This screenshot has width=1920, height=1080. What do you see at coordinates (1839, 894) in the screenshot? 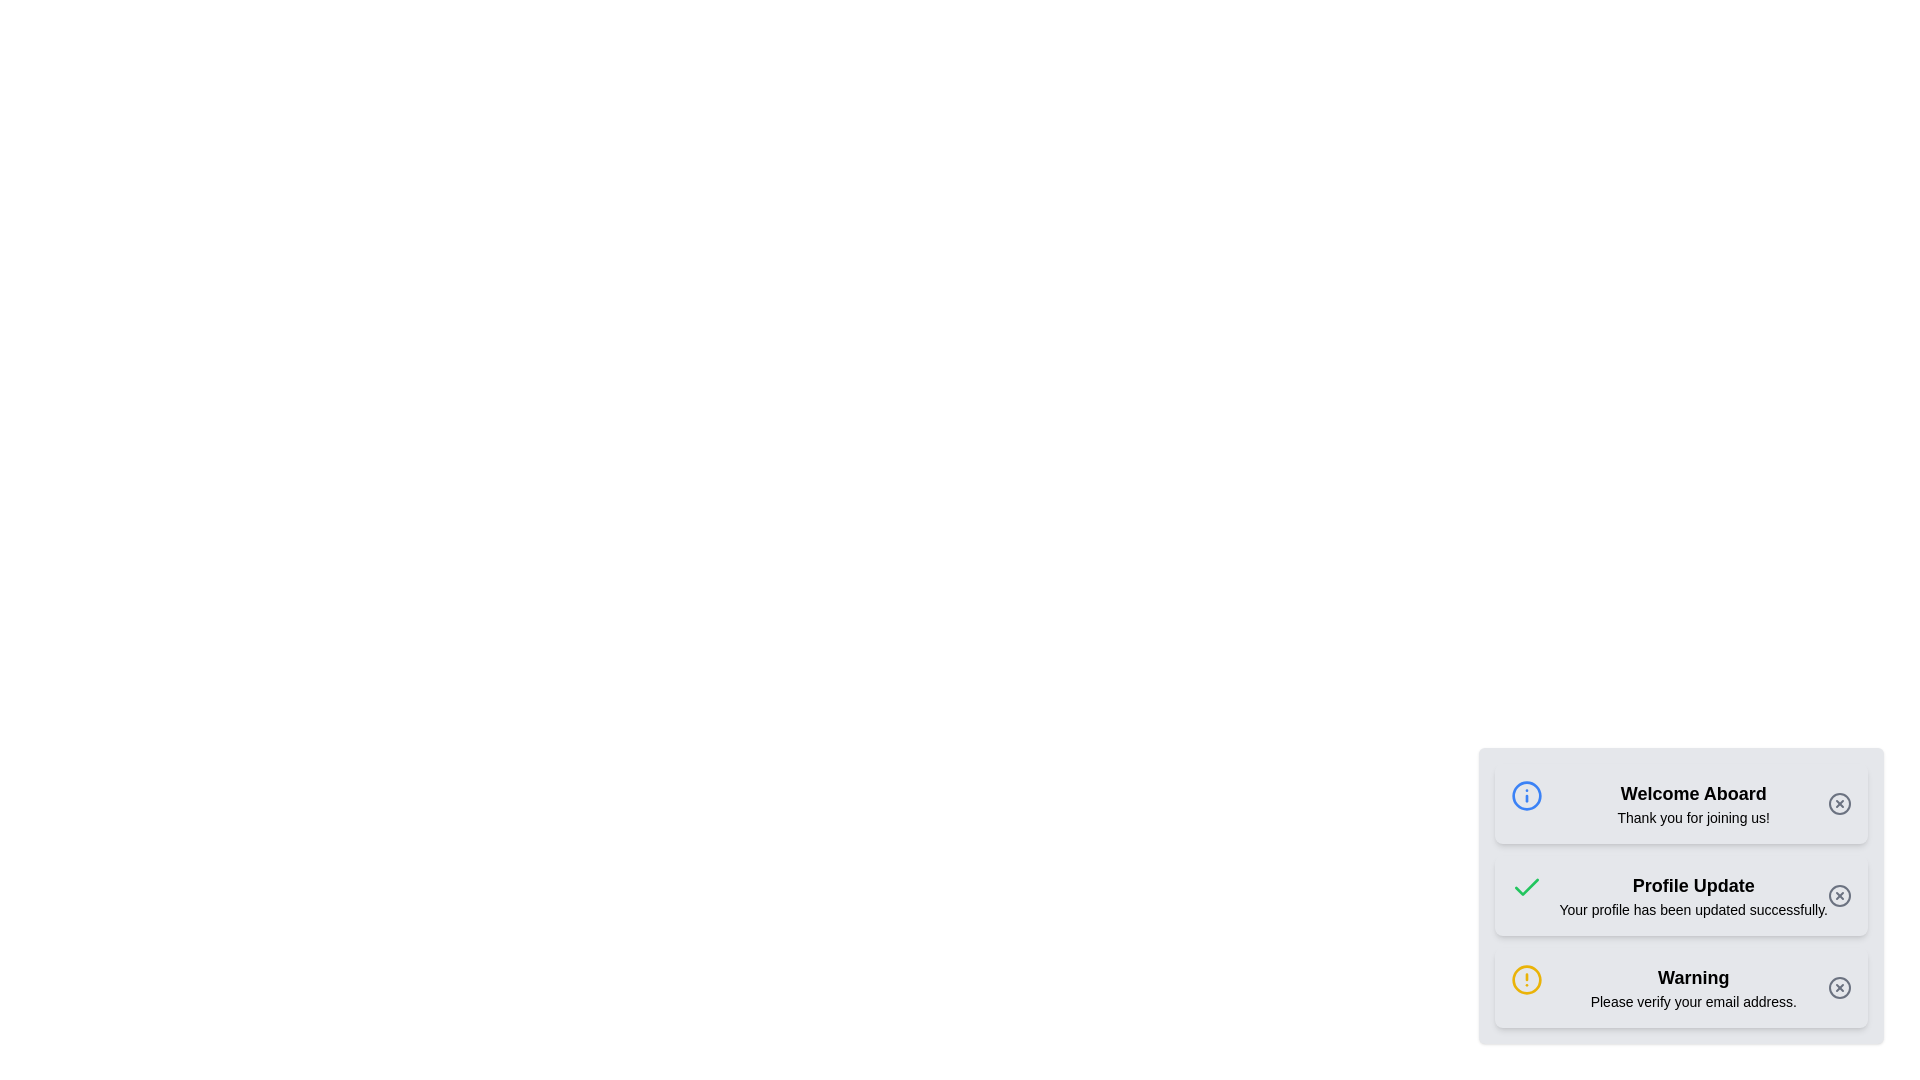
I see `the dismiss button located on the right side of the 'Profile Update' notification, which closes the notification` at bounding box center [1839, 894].